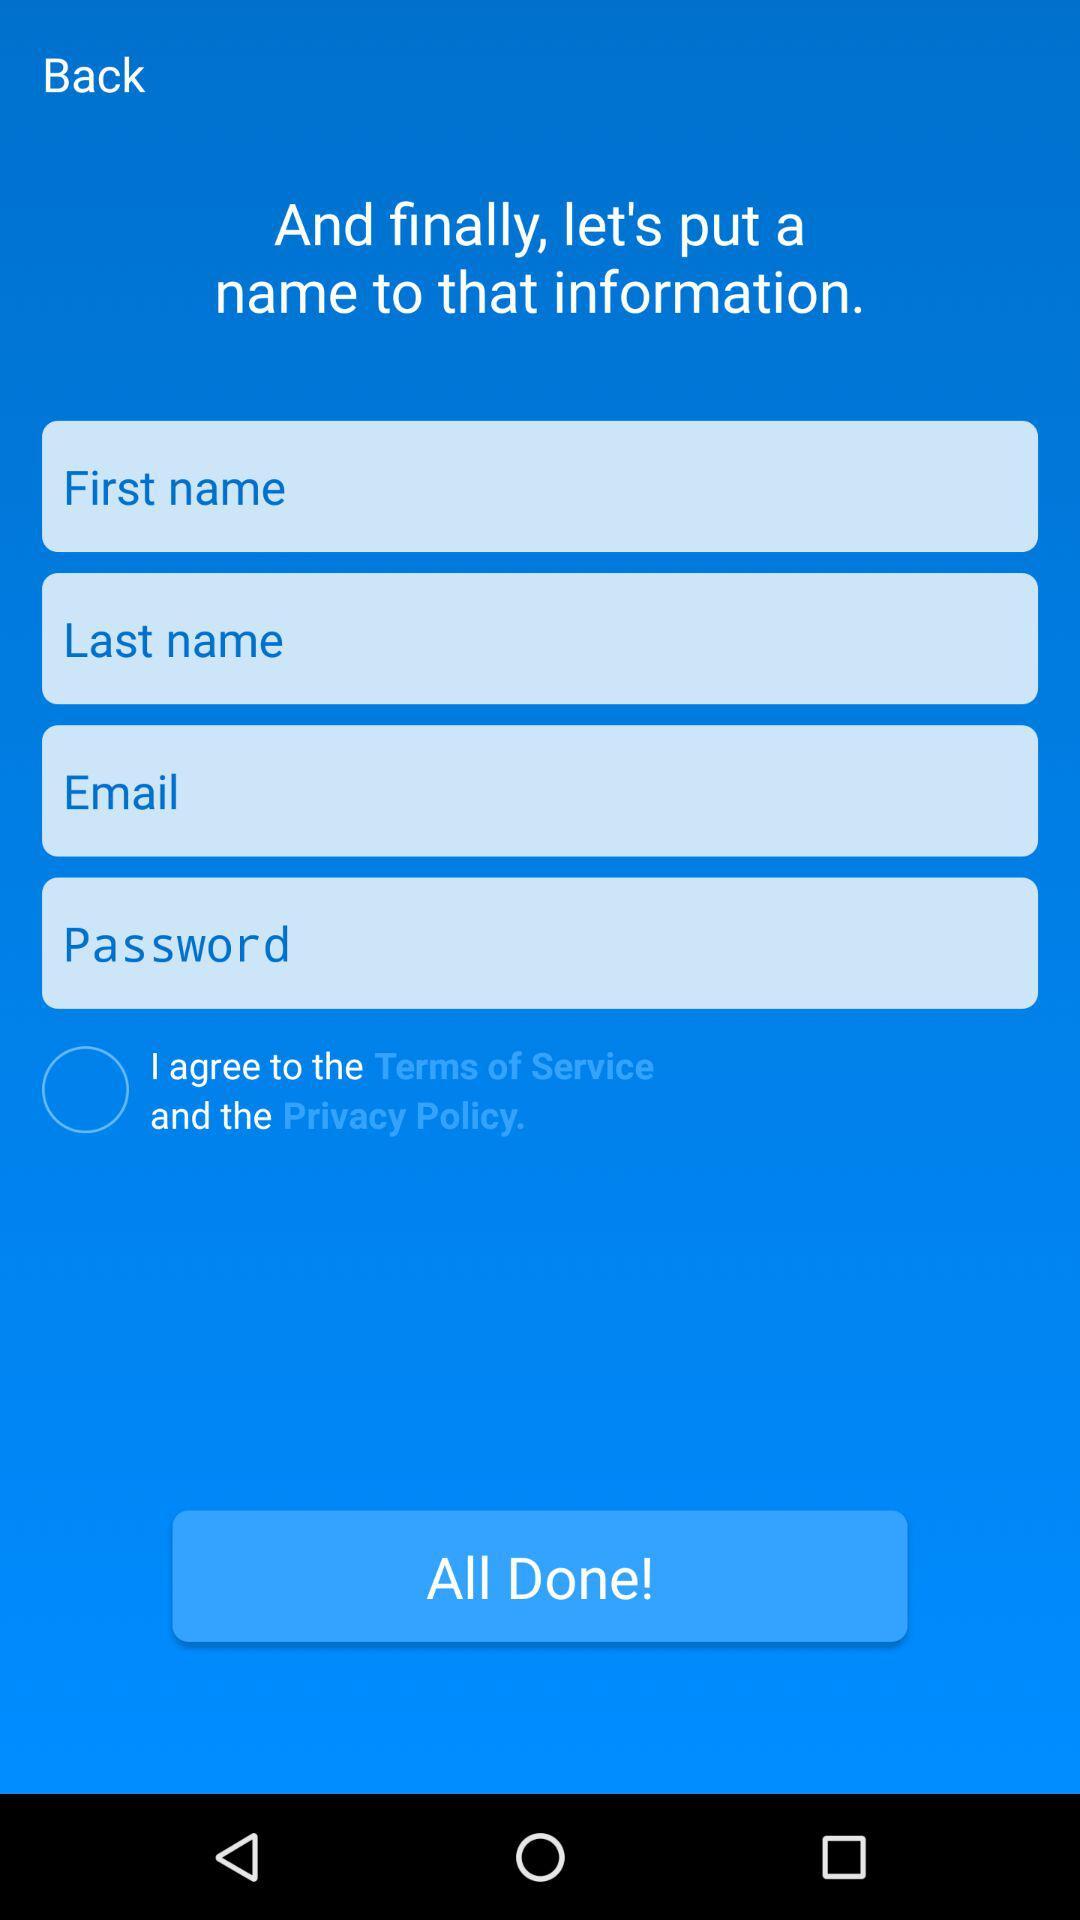 The image size is (1080, 1920). What do you see at coordinates (540, 789) in the screenshot?
I see `your email` at bounding box center [540, 789].